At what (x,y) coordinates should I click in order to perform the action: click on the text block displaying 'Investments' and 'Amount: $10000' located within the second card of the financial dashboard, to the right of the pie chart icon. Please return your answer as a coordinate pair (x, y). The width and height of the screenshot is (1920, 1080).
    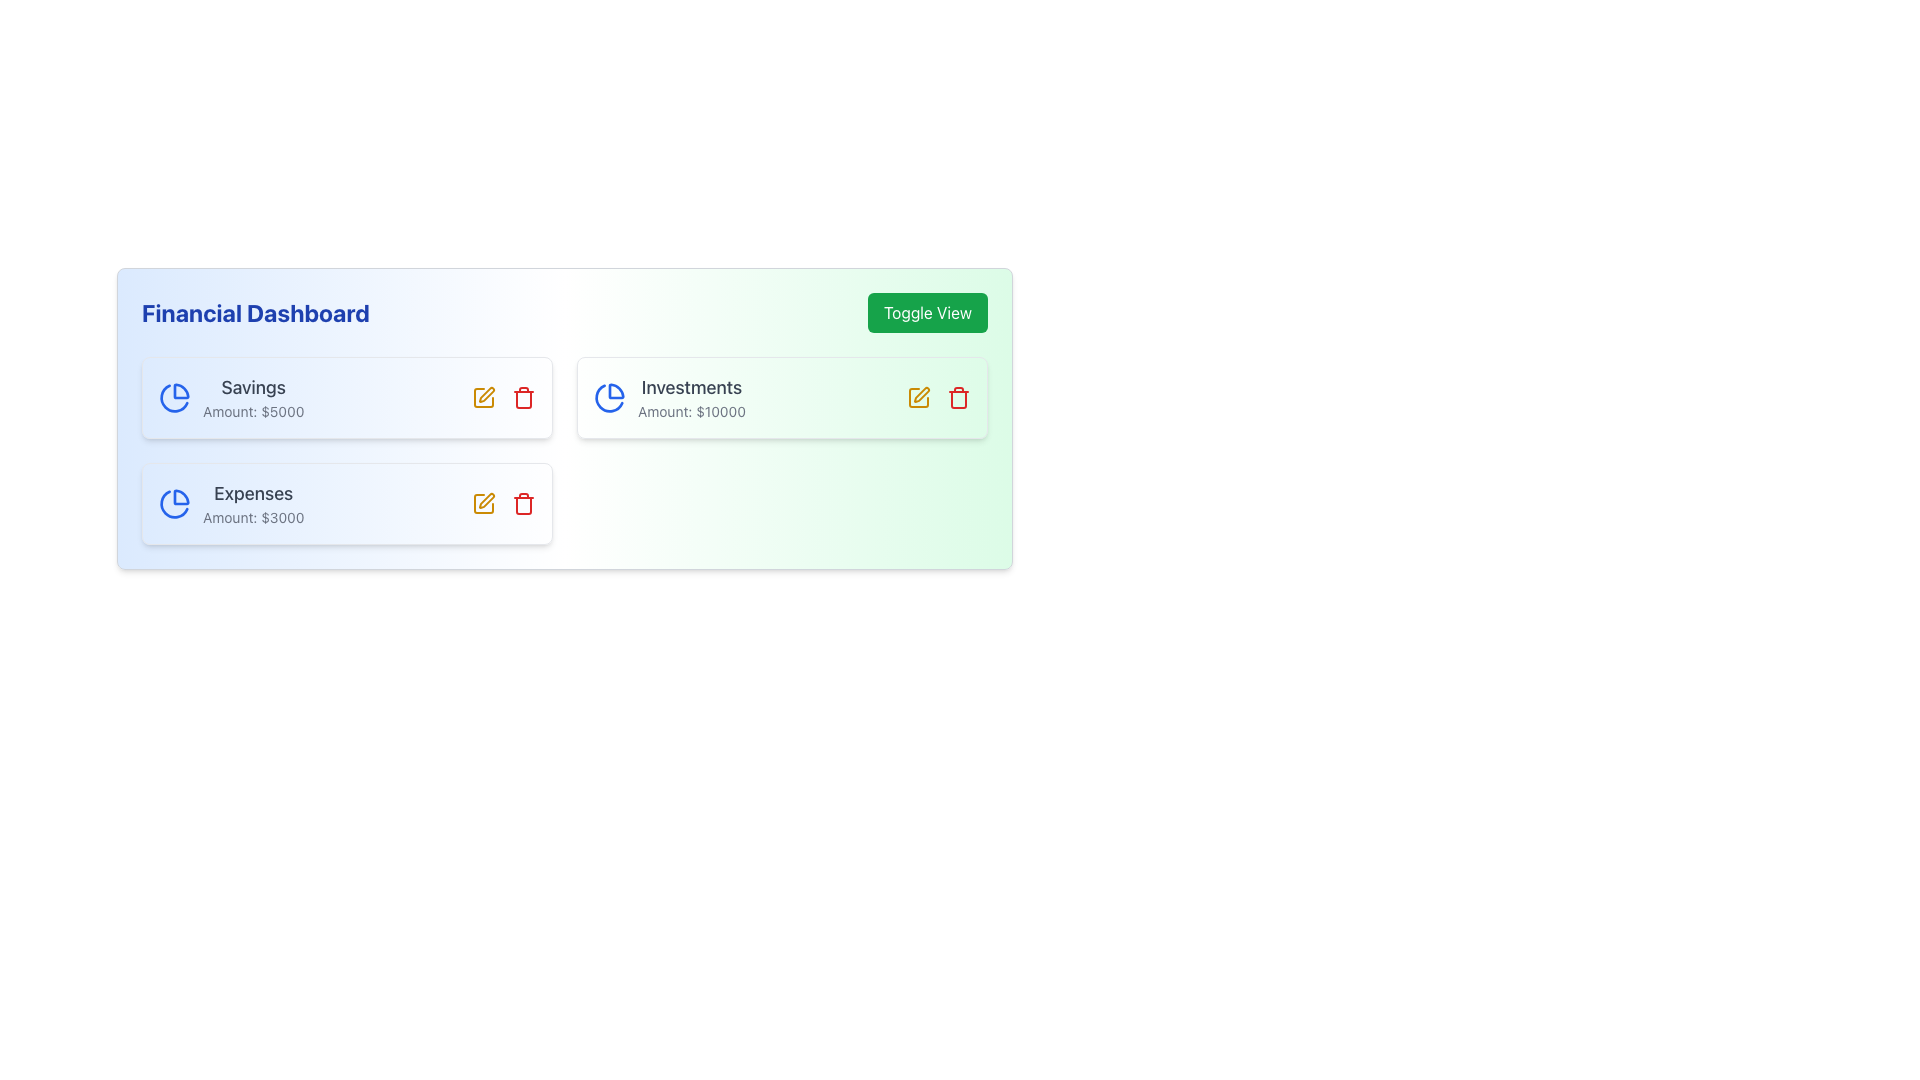
    Looking at the image, I should click on (691, 397).